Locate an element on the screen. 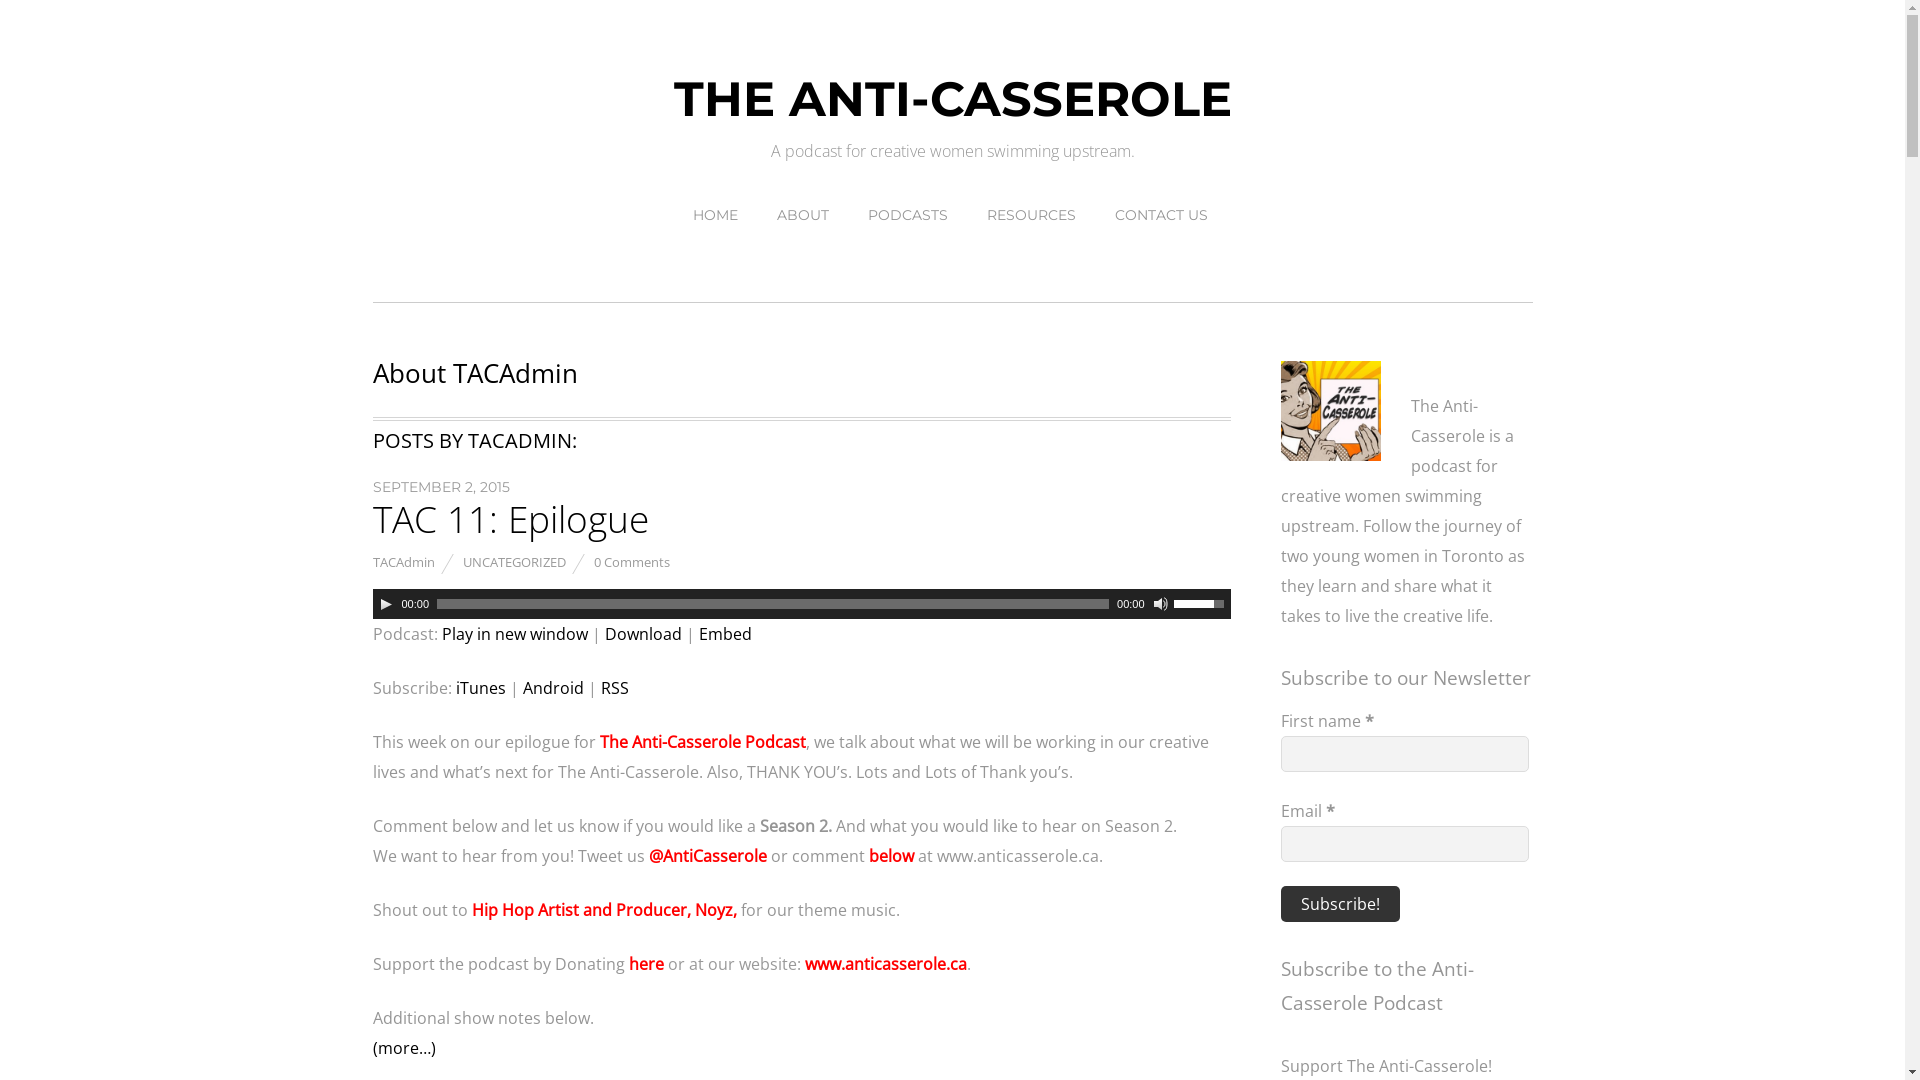 The width and height of the screenshot is (1920, 1080). '@AntiCasserole' is located at coordinates (706, 855).